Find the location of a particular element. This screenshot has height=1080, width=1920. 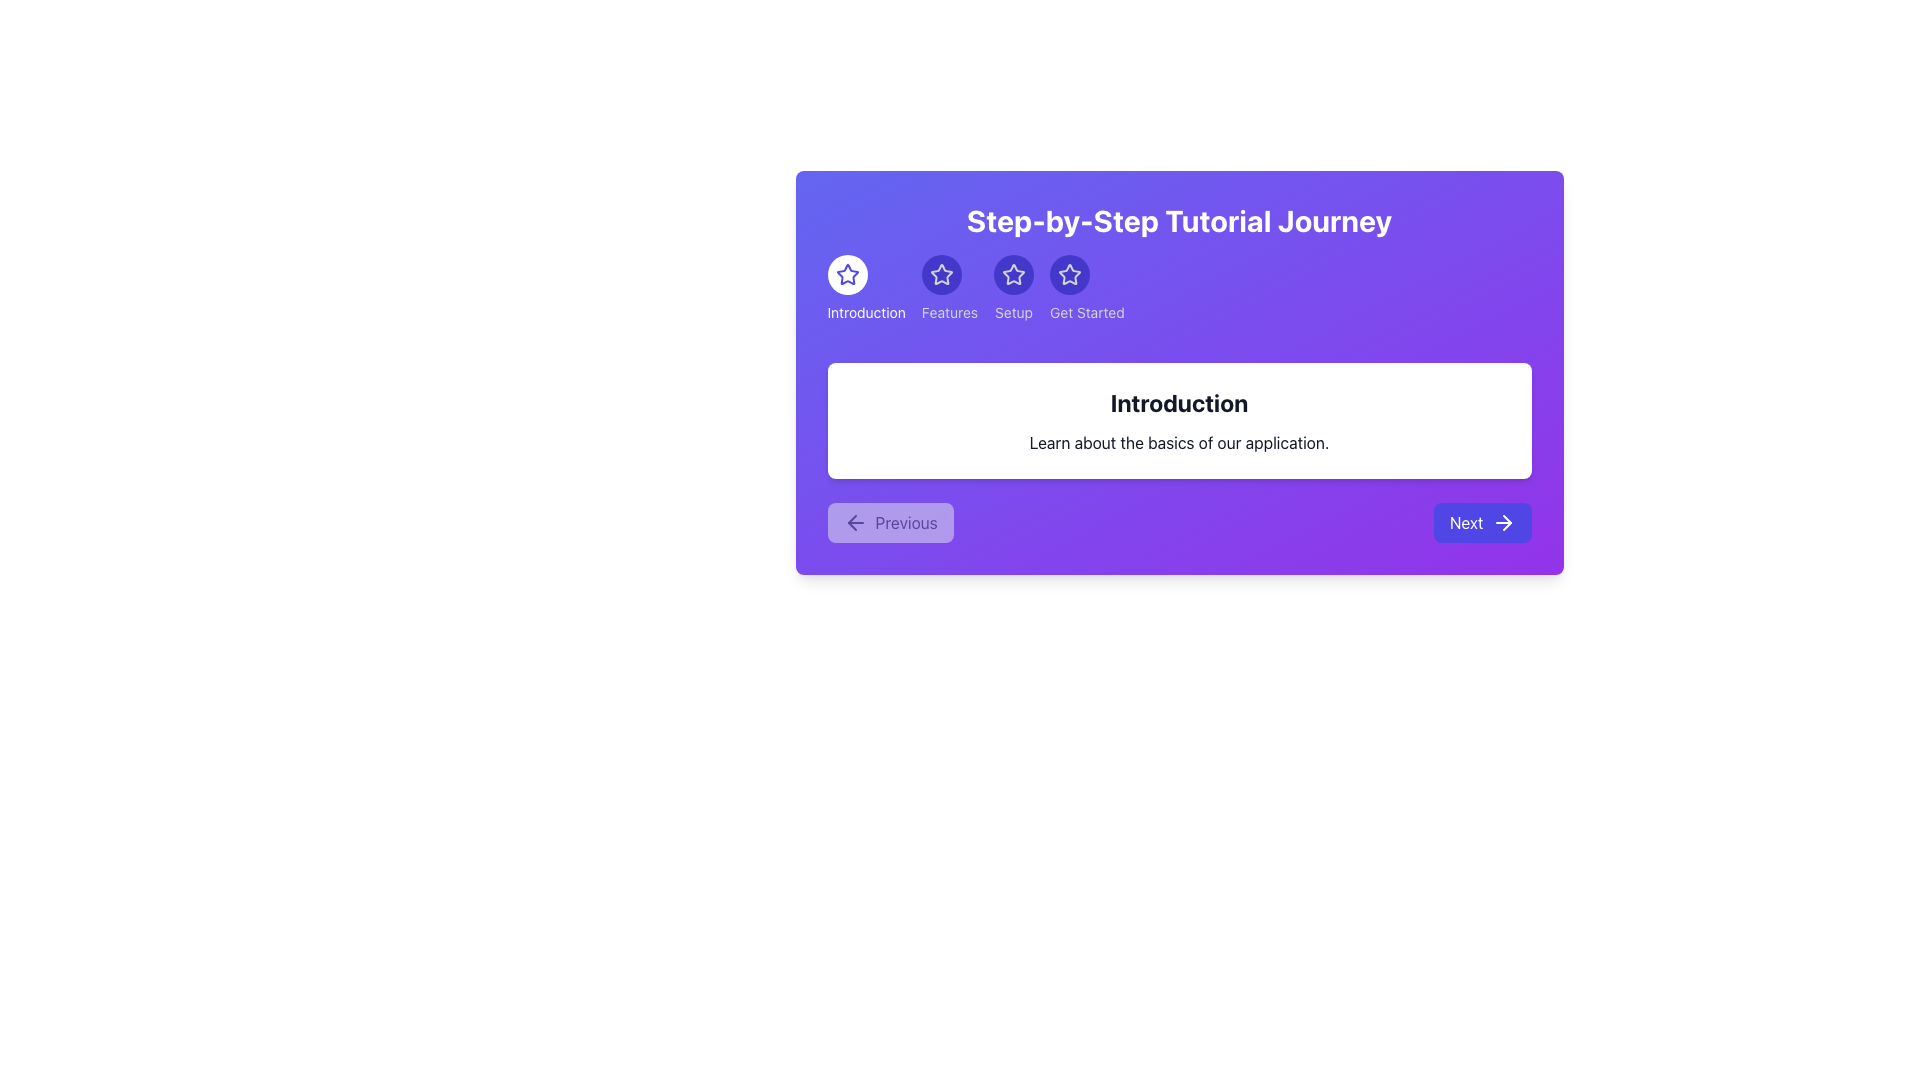

the textual label positioned below the star icon in the top left of the interface's main content panel is located at coordinates (866, 312).